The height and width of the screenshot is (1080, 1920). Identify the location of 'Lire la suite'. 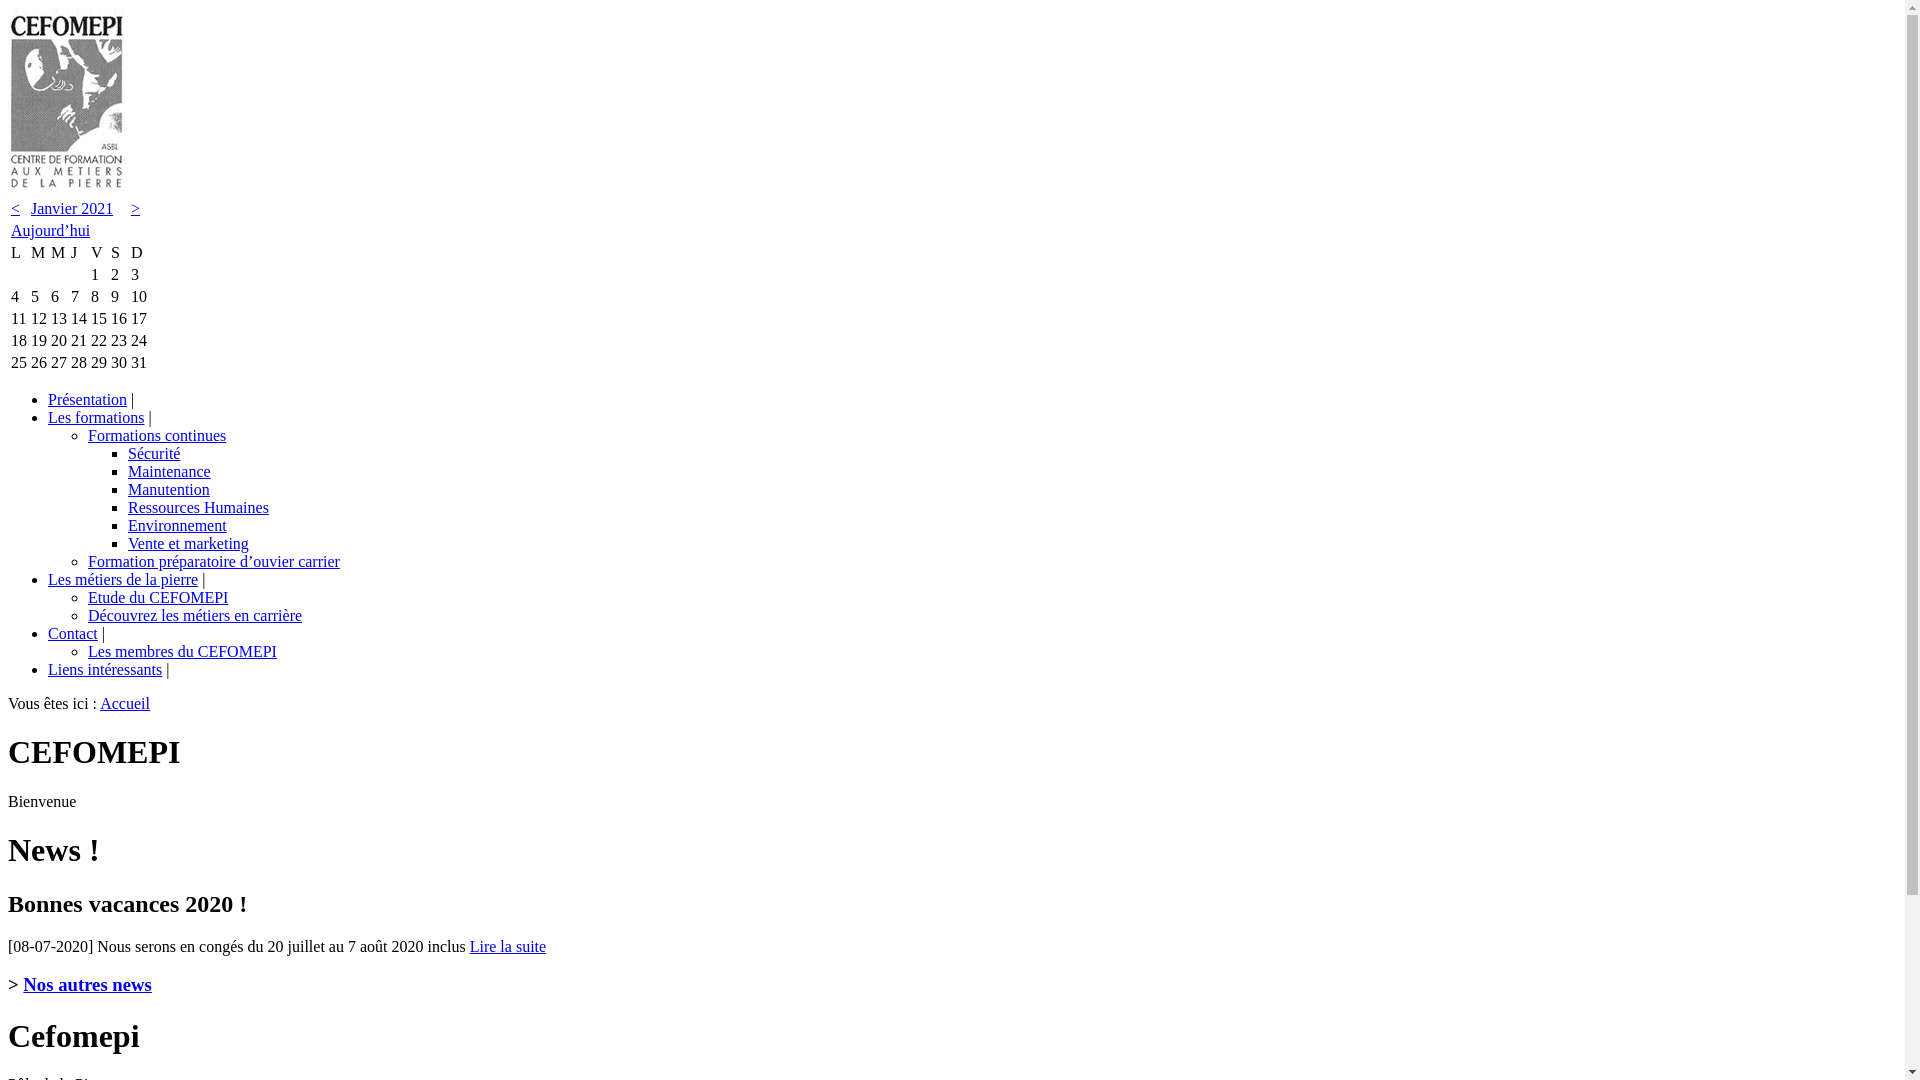
(508, 945).